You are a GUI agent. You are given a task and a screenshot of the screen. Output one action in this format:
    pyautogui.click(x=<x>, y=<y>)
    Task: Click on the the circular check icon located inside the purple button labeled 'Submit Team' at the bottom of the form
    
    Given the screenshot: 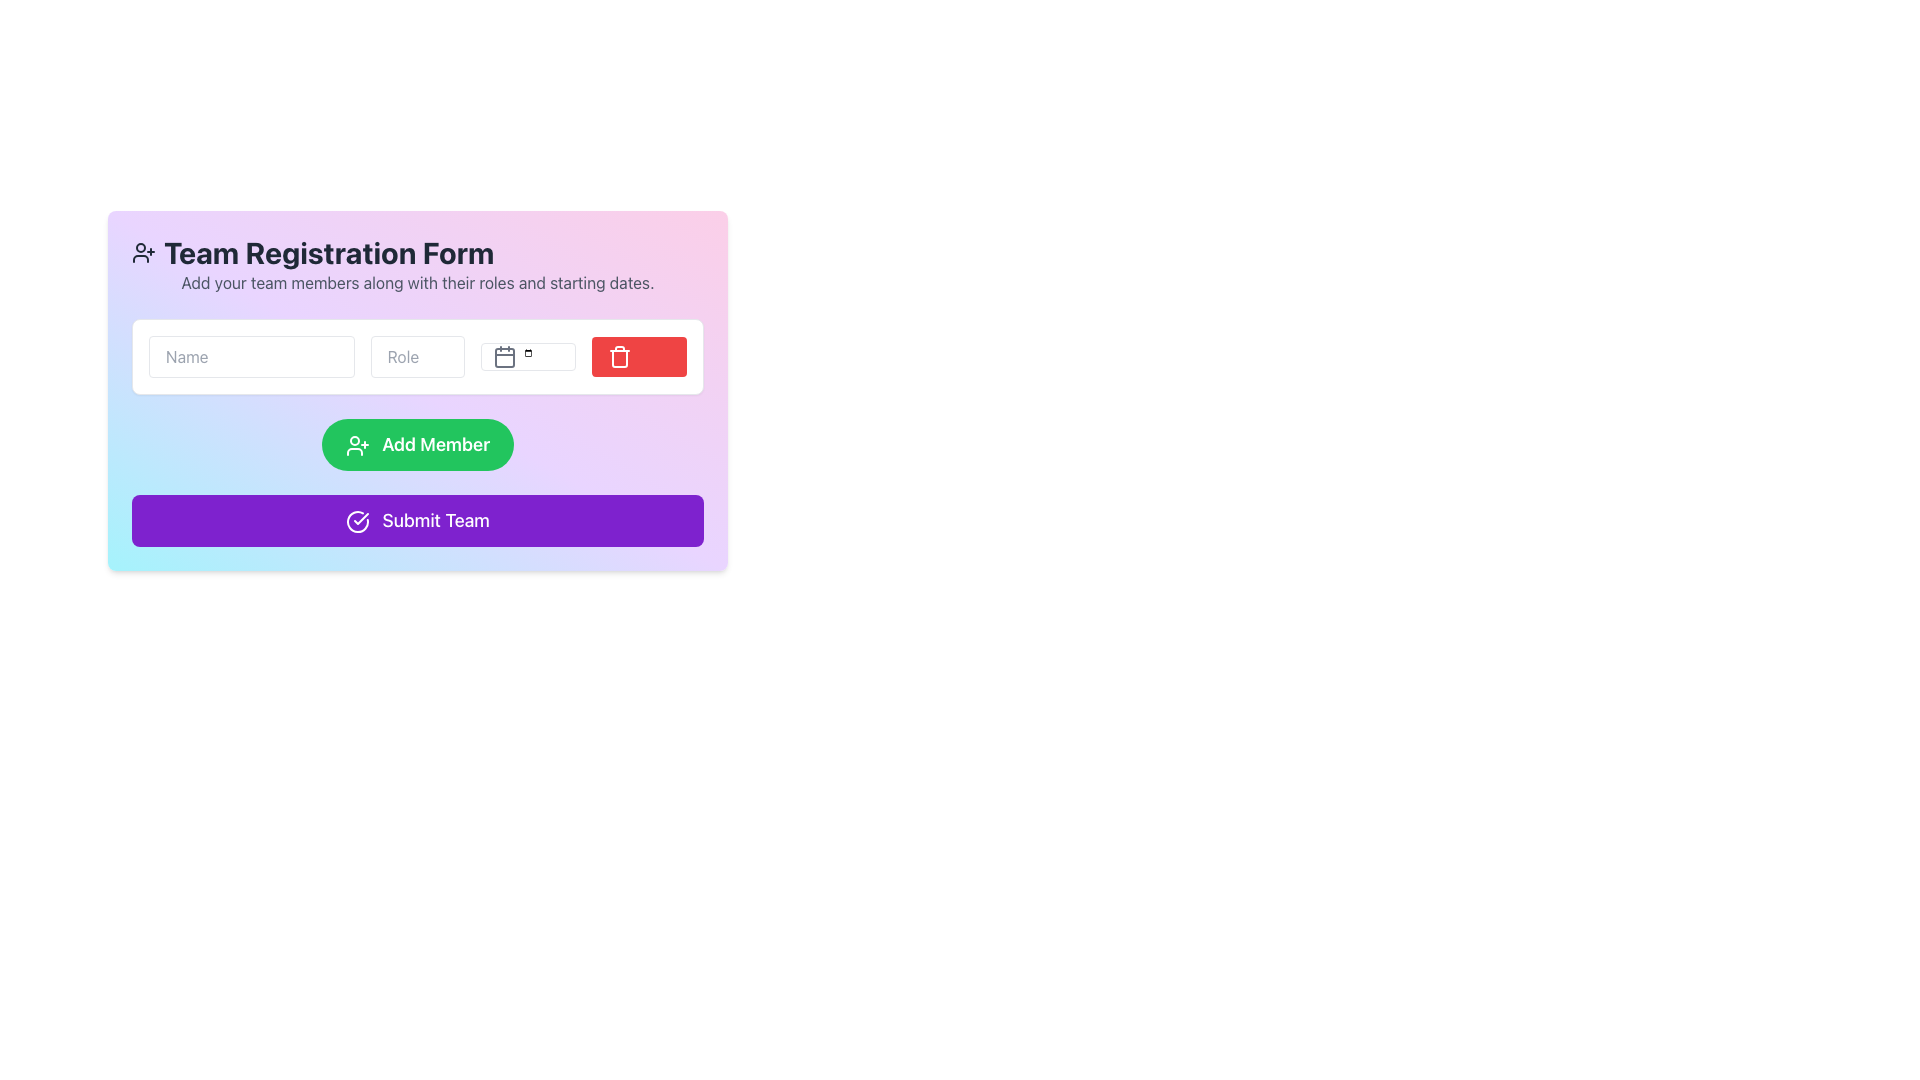 What is the action you would take?
    pyautogui.click(x=358, y=521)
    